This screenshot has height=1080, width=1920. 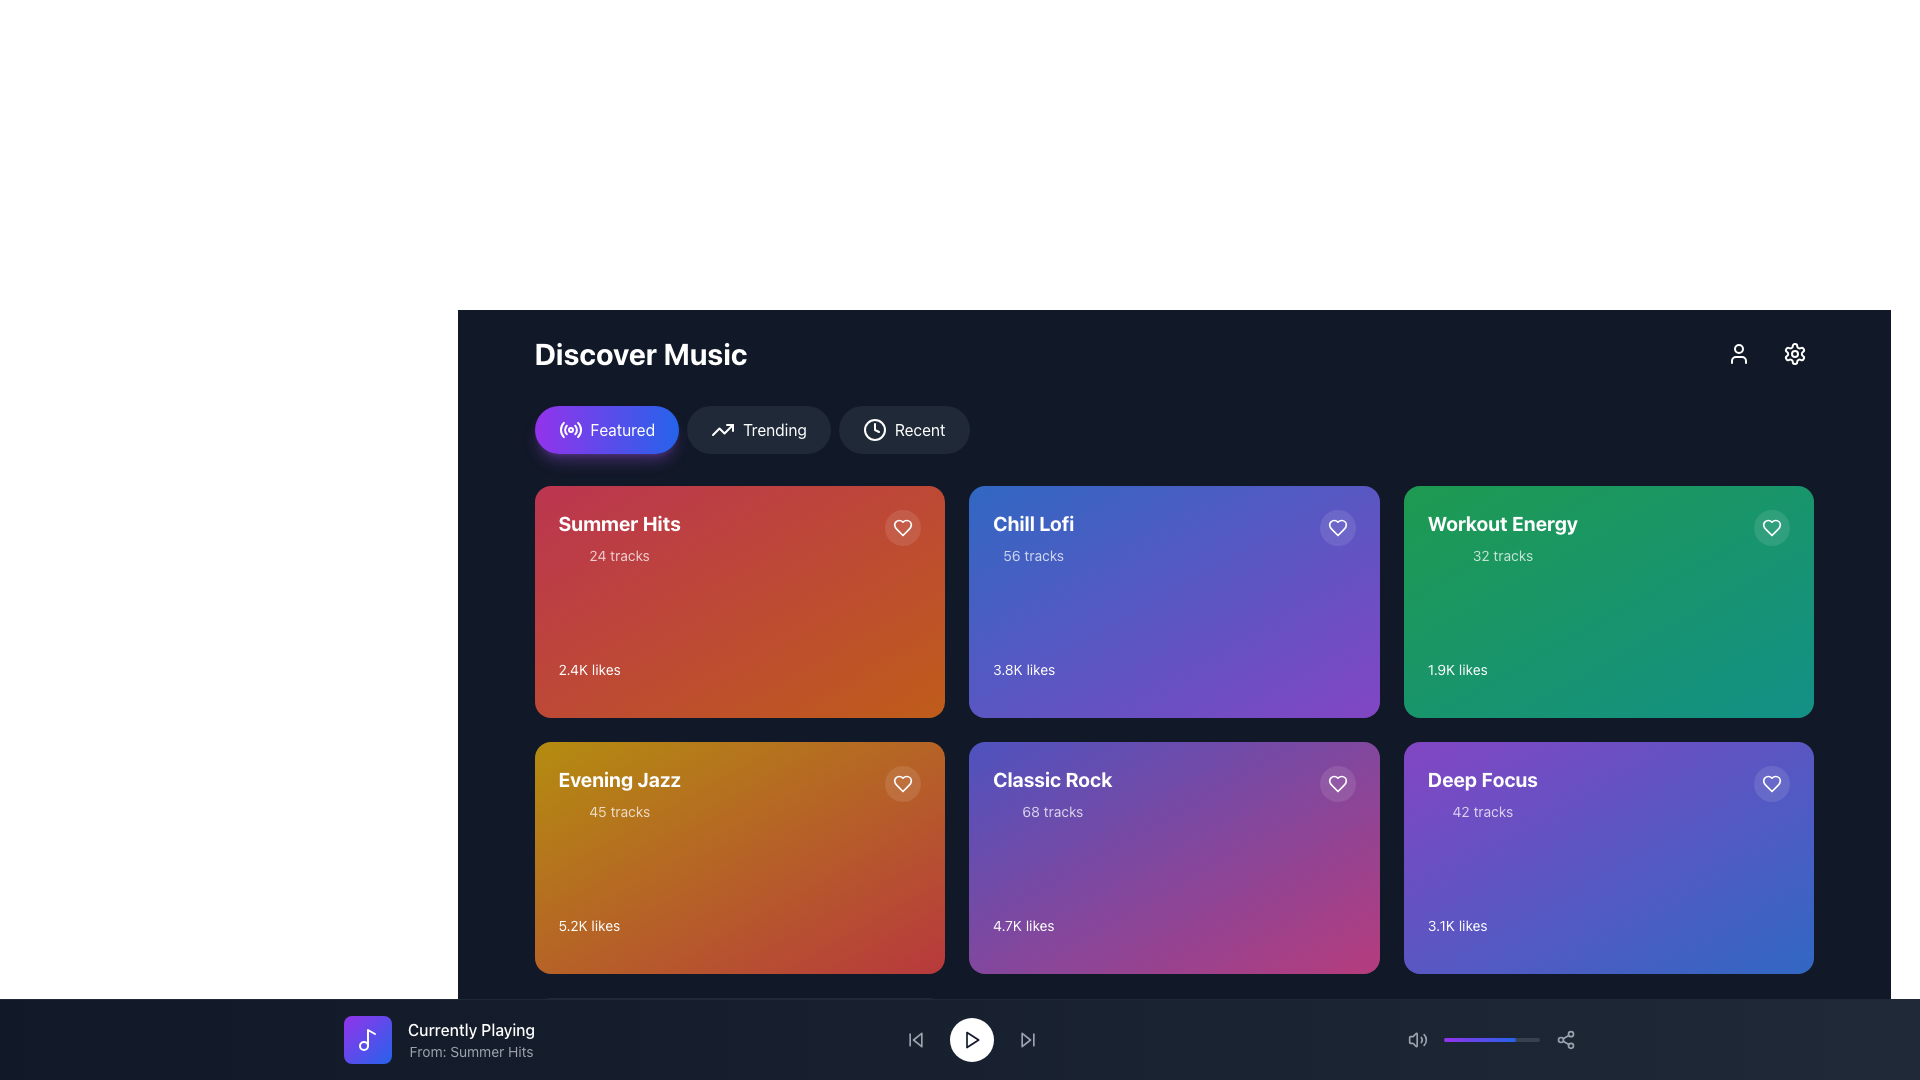 What do you see at coordinates (618, 793) in the screenshot?
I see `the text content within the card representing the playlist 'Evening Jazz'` at bounding box center [618, 793].